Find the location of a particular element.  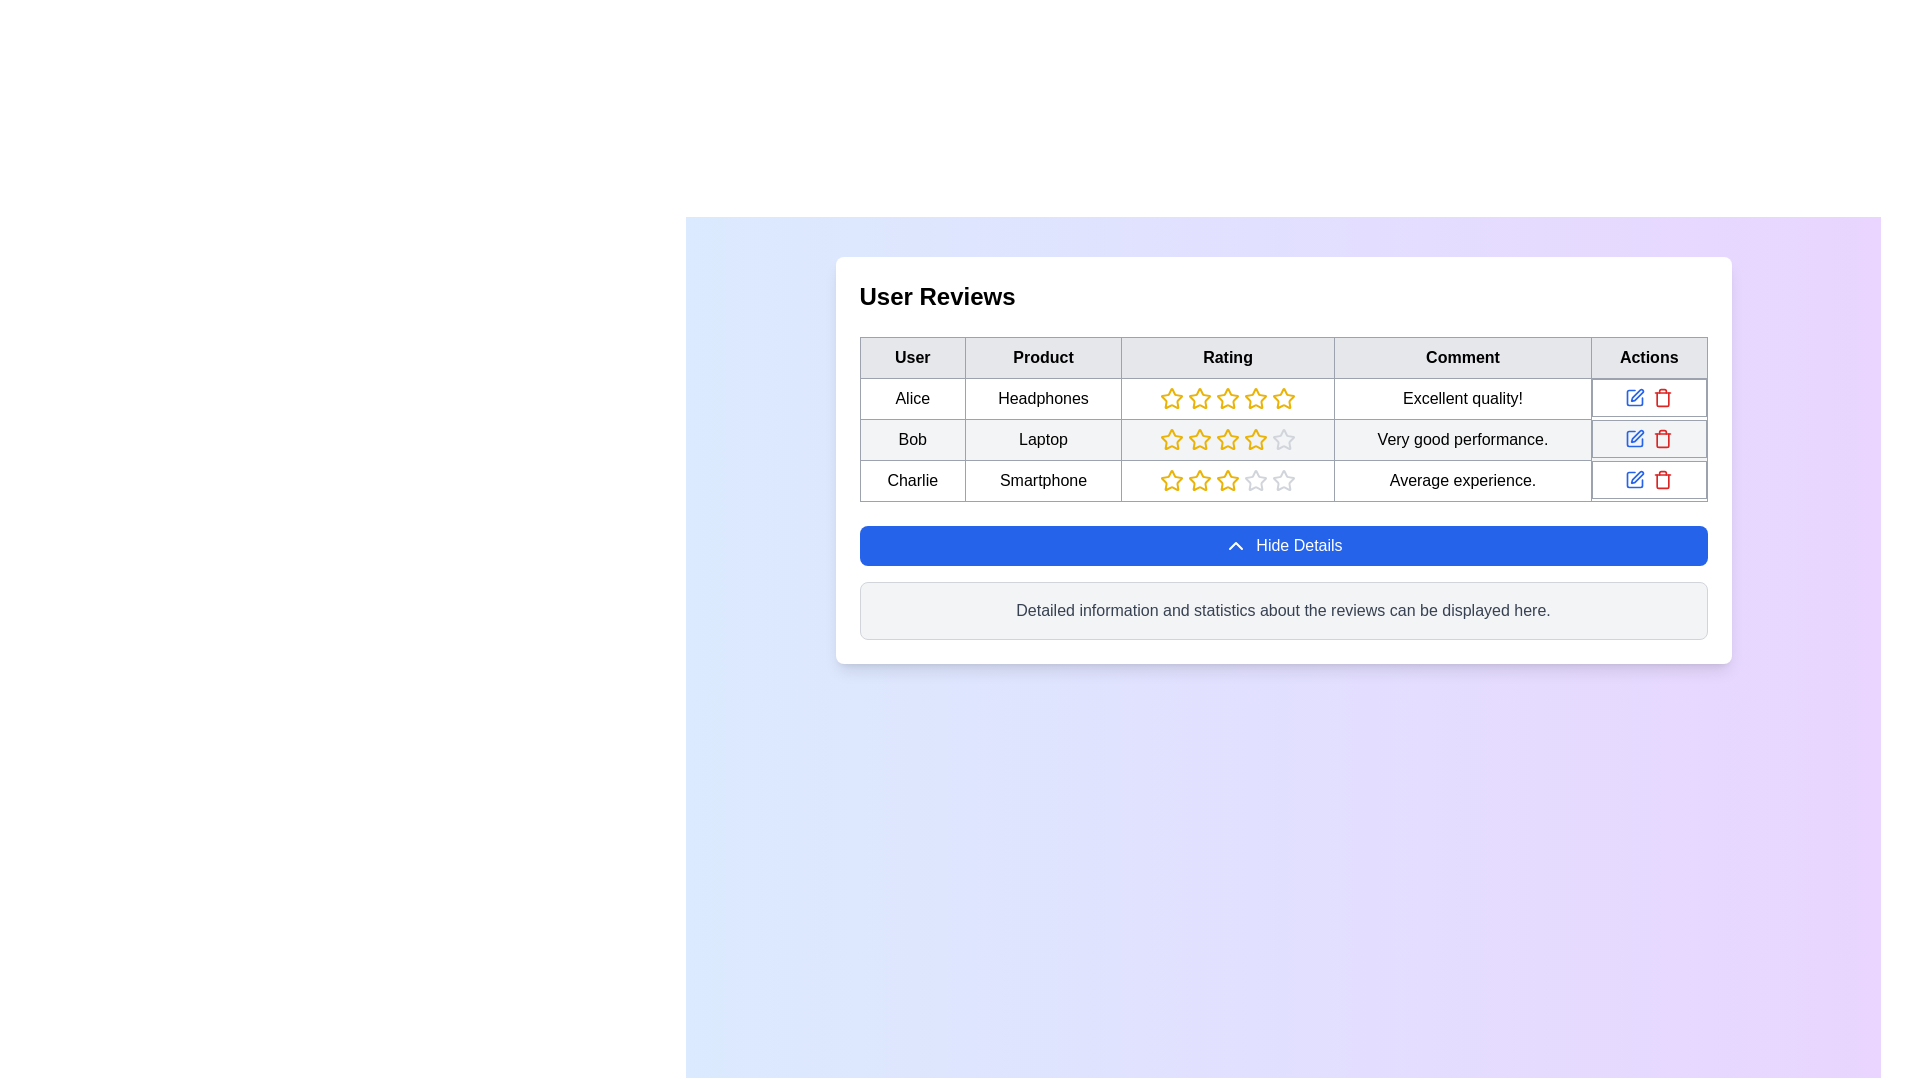

the red trash bin icon is located at coordinates (1649, 437).